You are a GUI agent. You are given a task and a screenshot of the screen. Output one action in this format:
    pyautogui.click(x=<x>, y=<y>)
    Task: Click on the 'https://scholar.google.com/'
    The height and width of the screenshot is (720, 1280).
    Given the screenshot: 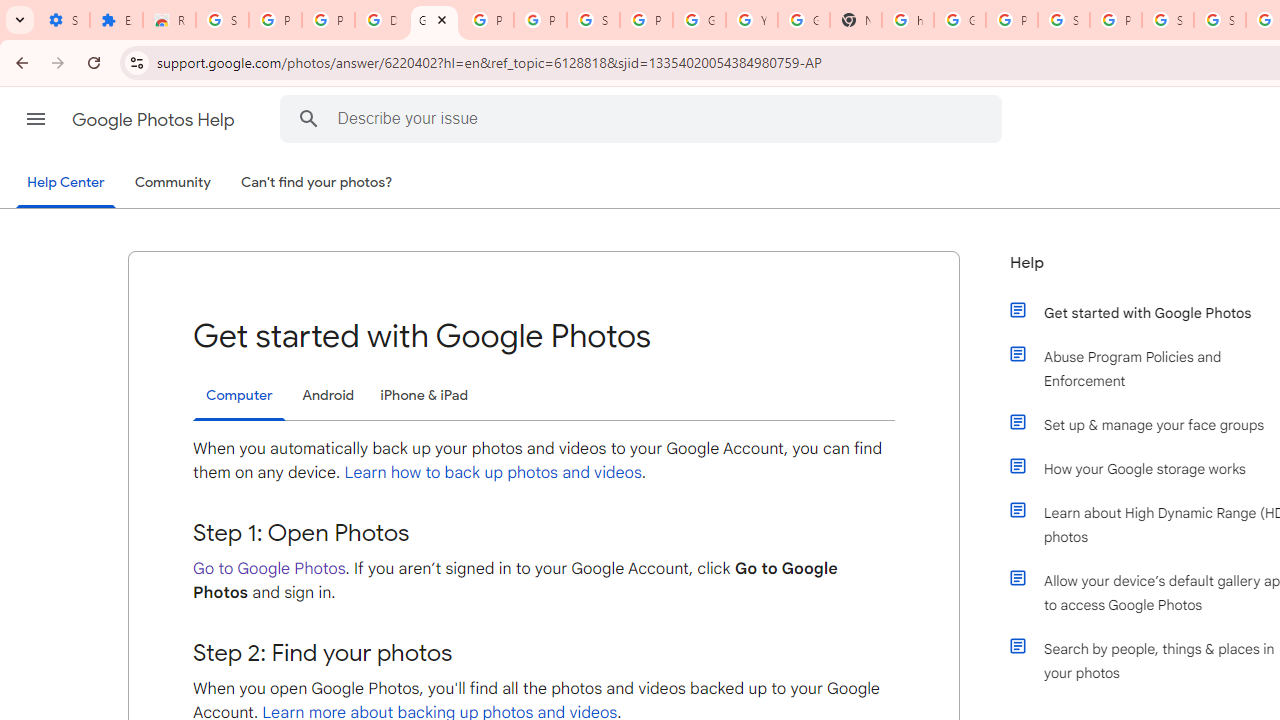 What is the action you would take?
    pyautogui.click(x=907, y=20)
    